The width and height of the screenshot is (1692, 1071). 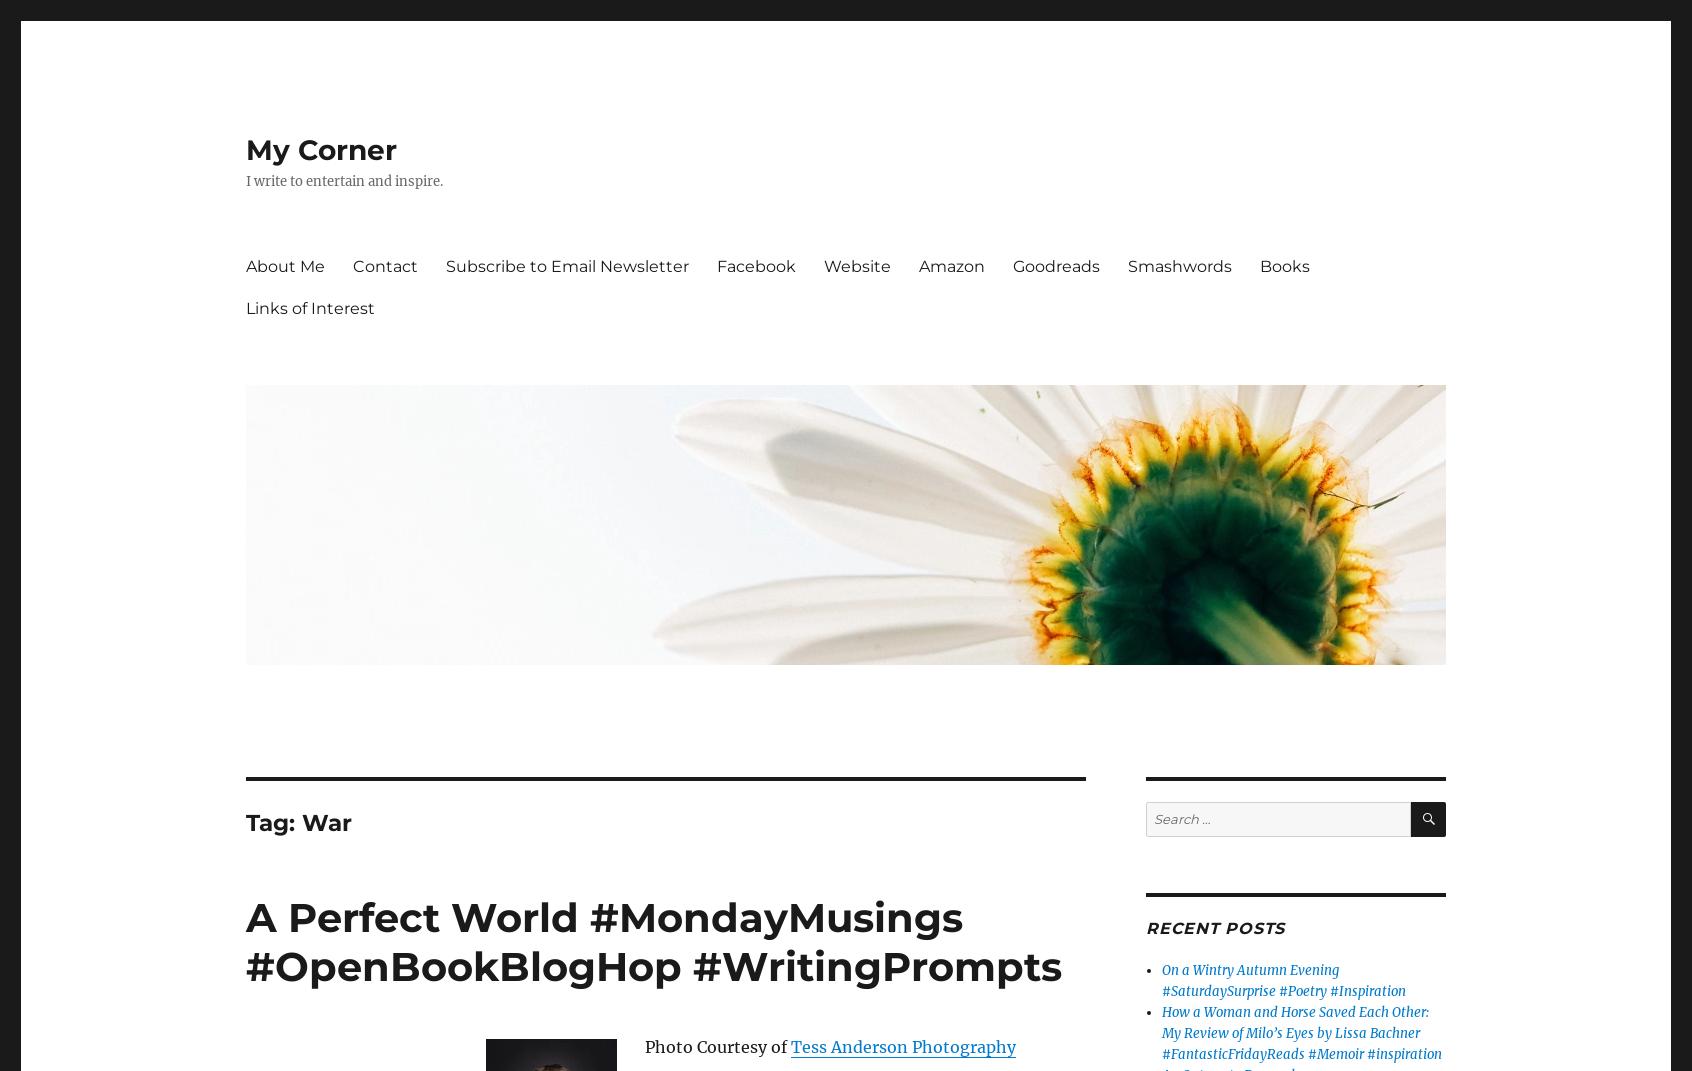 I want to click on 'Subscribe to Email Newsletter', so click(x=445, y=265).